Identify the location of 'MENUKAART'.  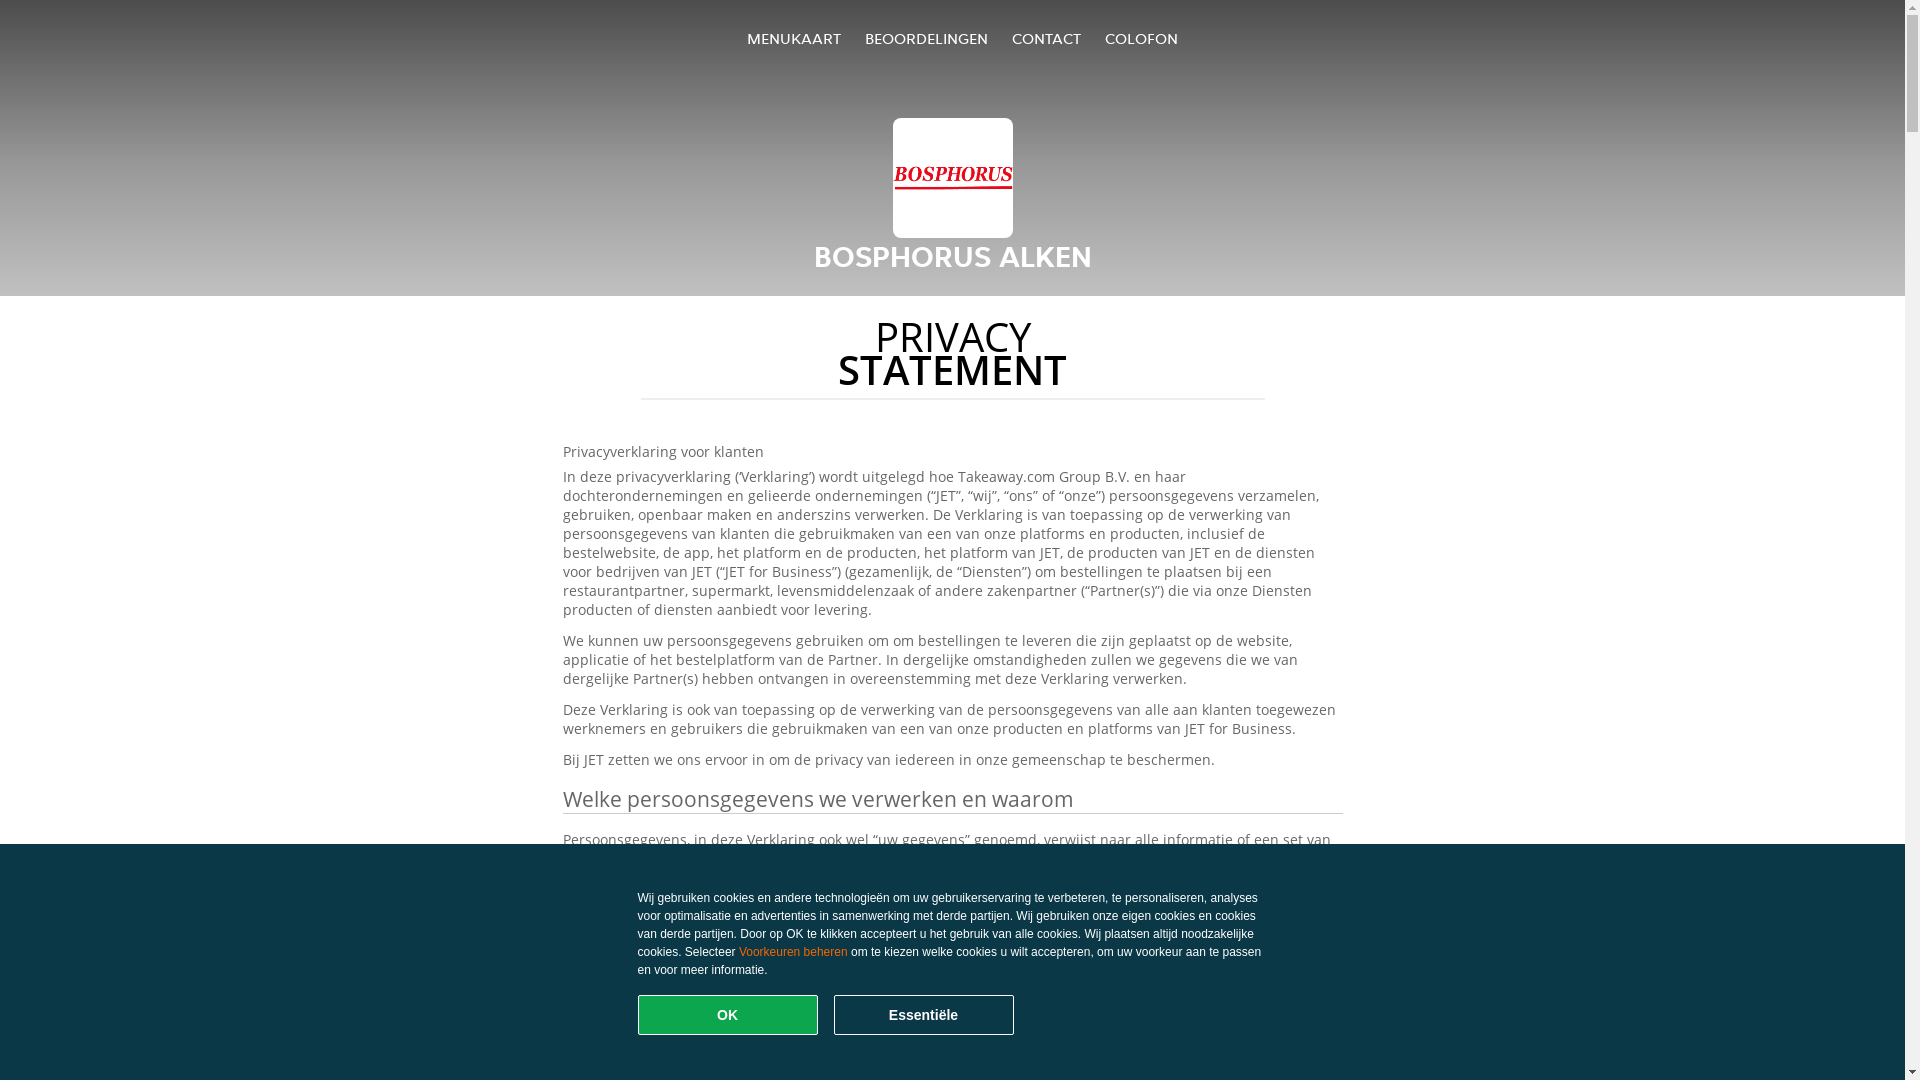
(792, 38).